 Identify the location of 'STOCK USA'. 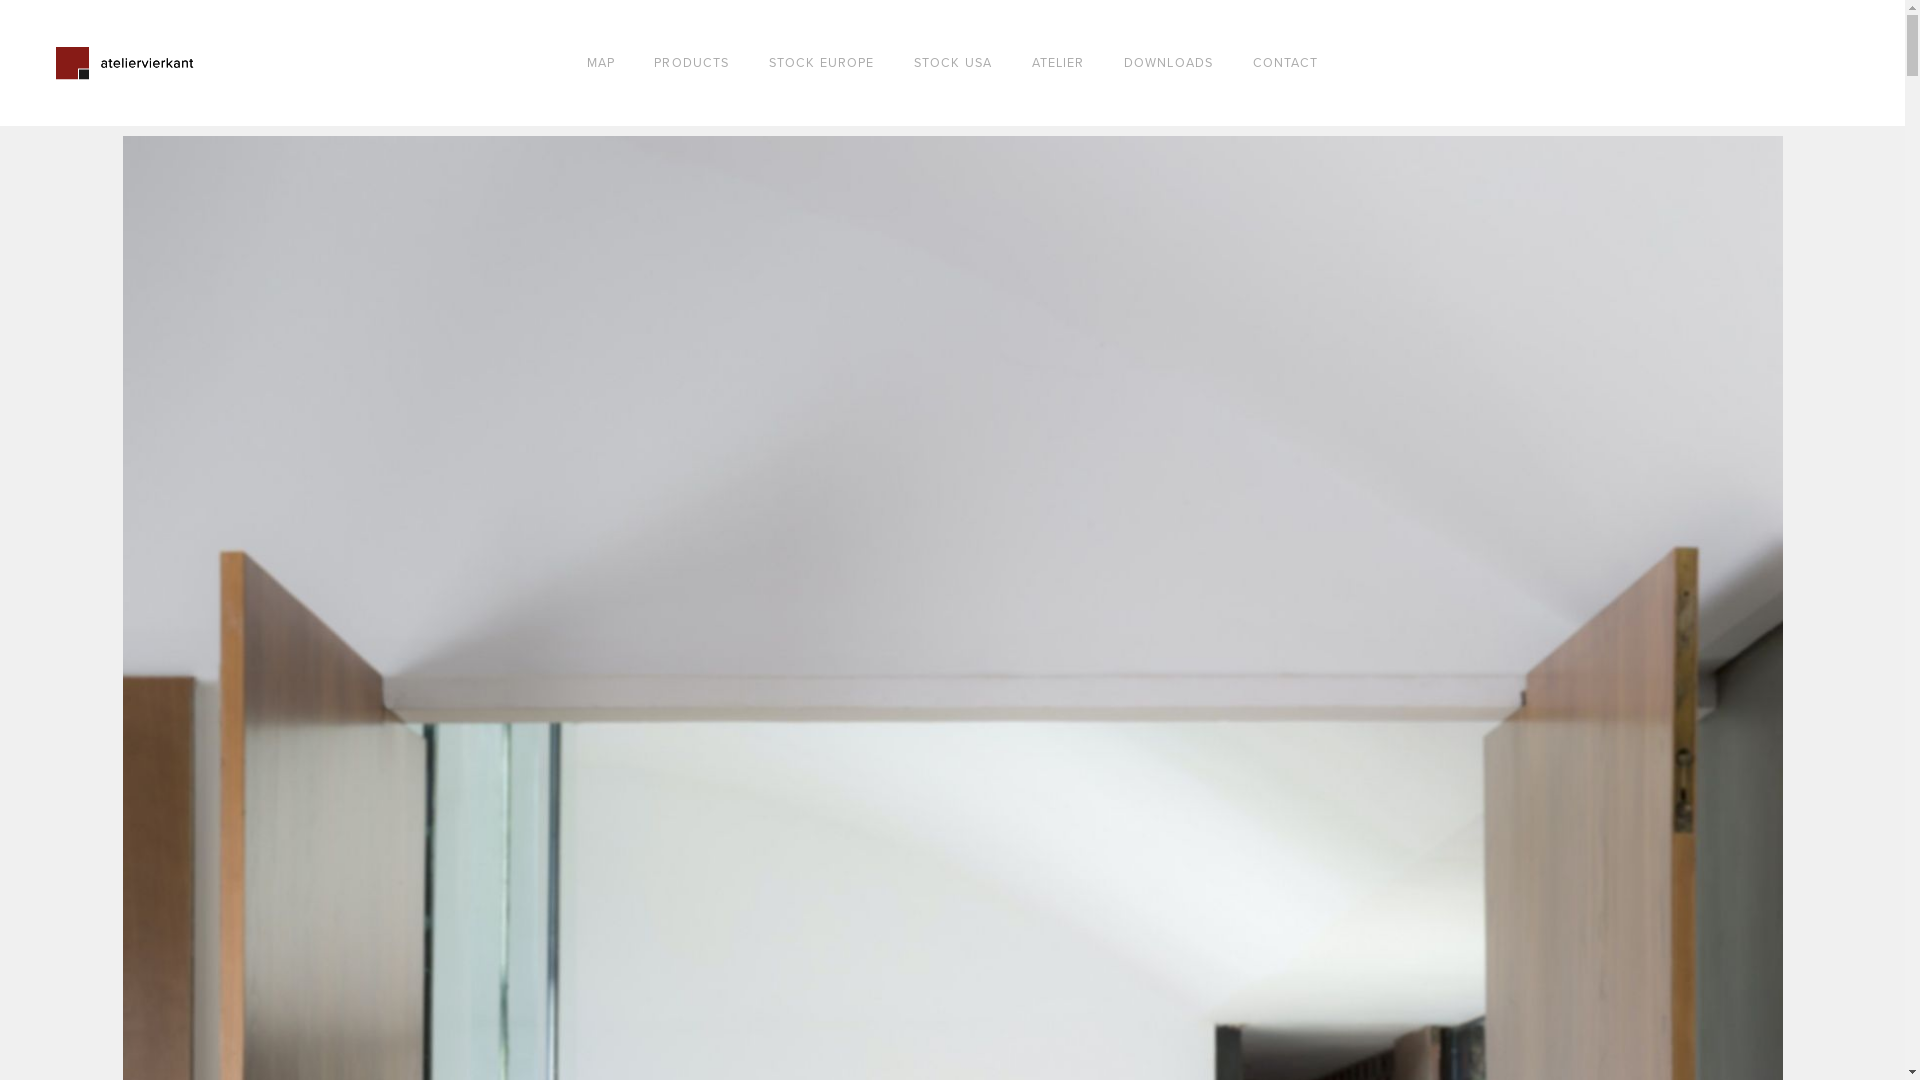
(952, 62).